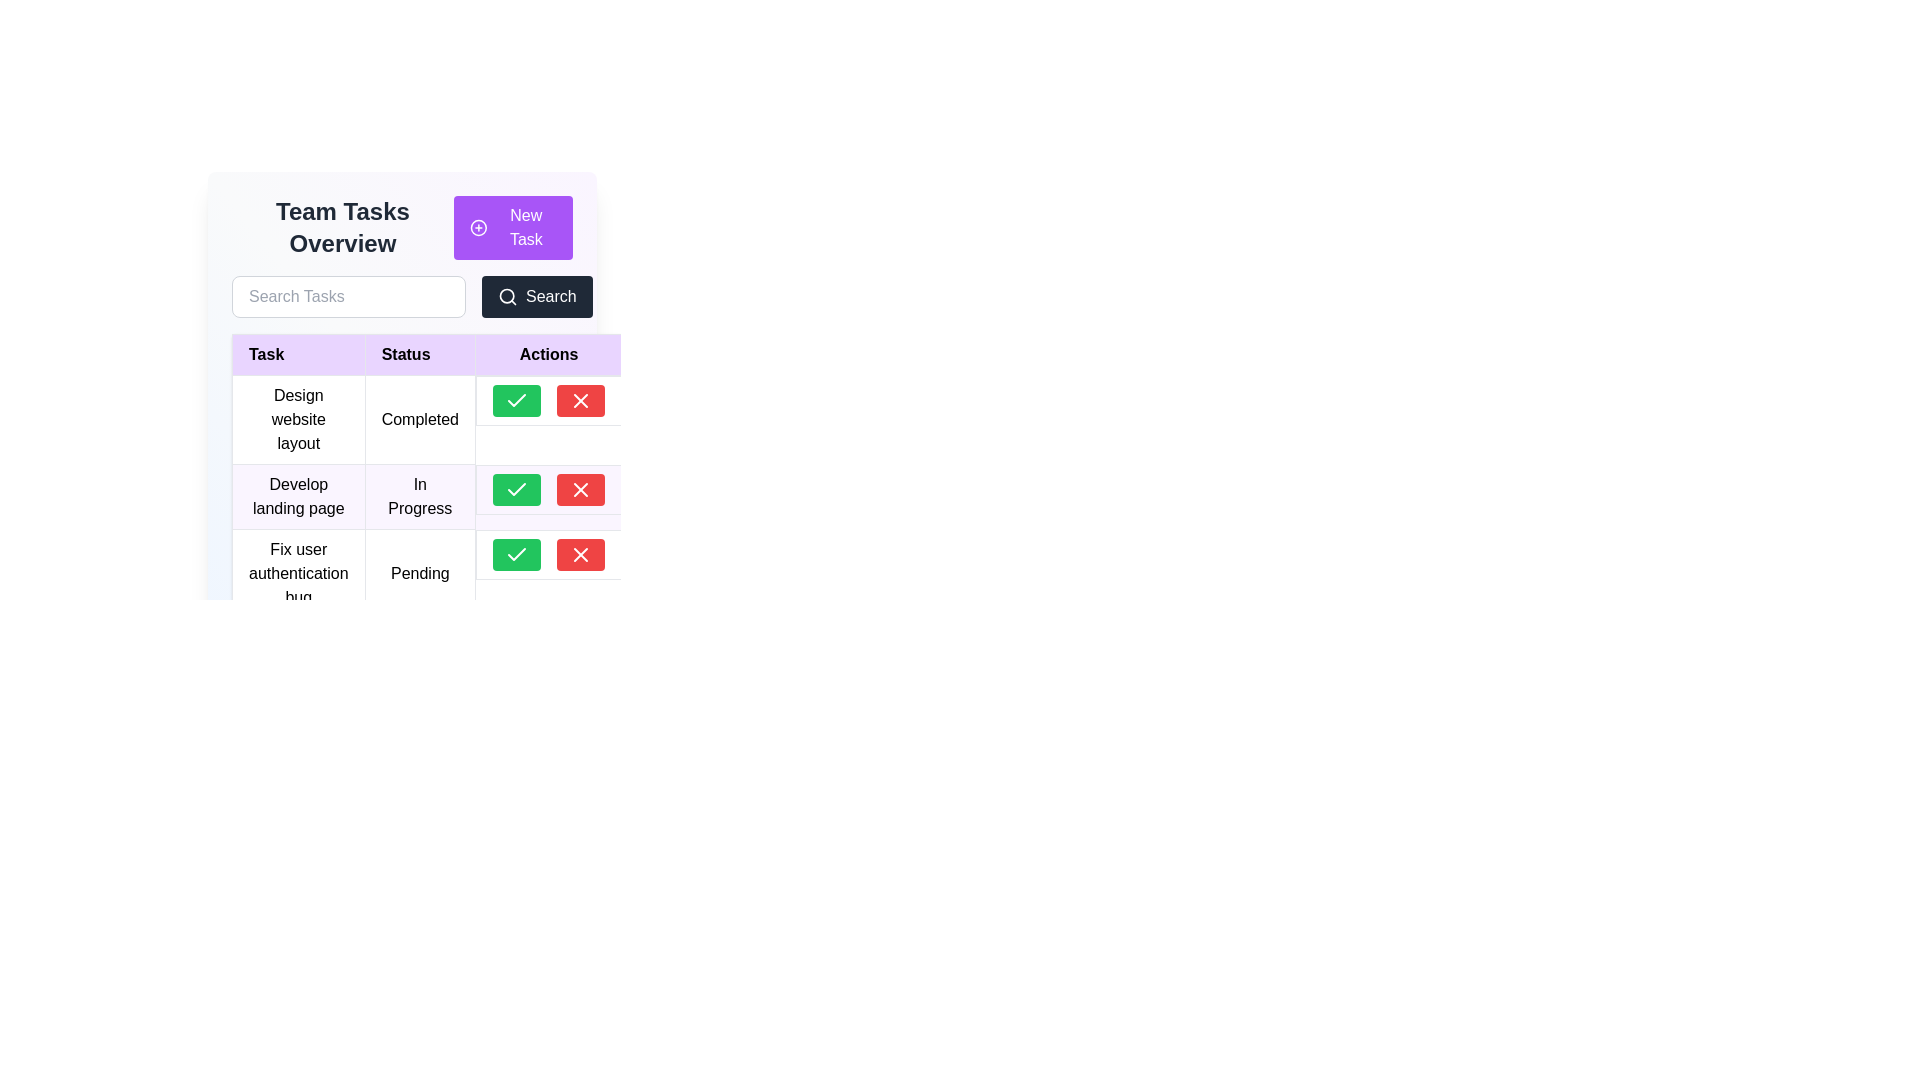 This screenshot has height=1080, width=1920. I want to click on the red rectangular button with a white 'X' icon, located in the 'Actions' column next to the green checkmark button, so click(579, 489).